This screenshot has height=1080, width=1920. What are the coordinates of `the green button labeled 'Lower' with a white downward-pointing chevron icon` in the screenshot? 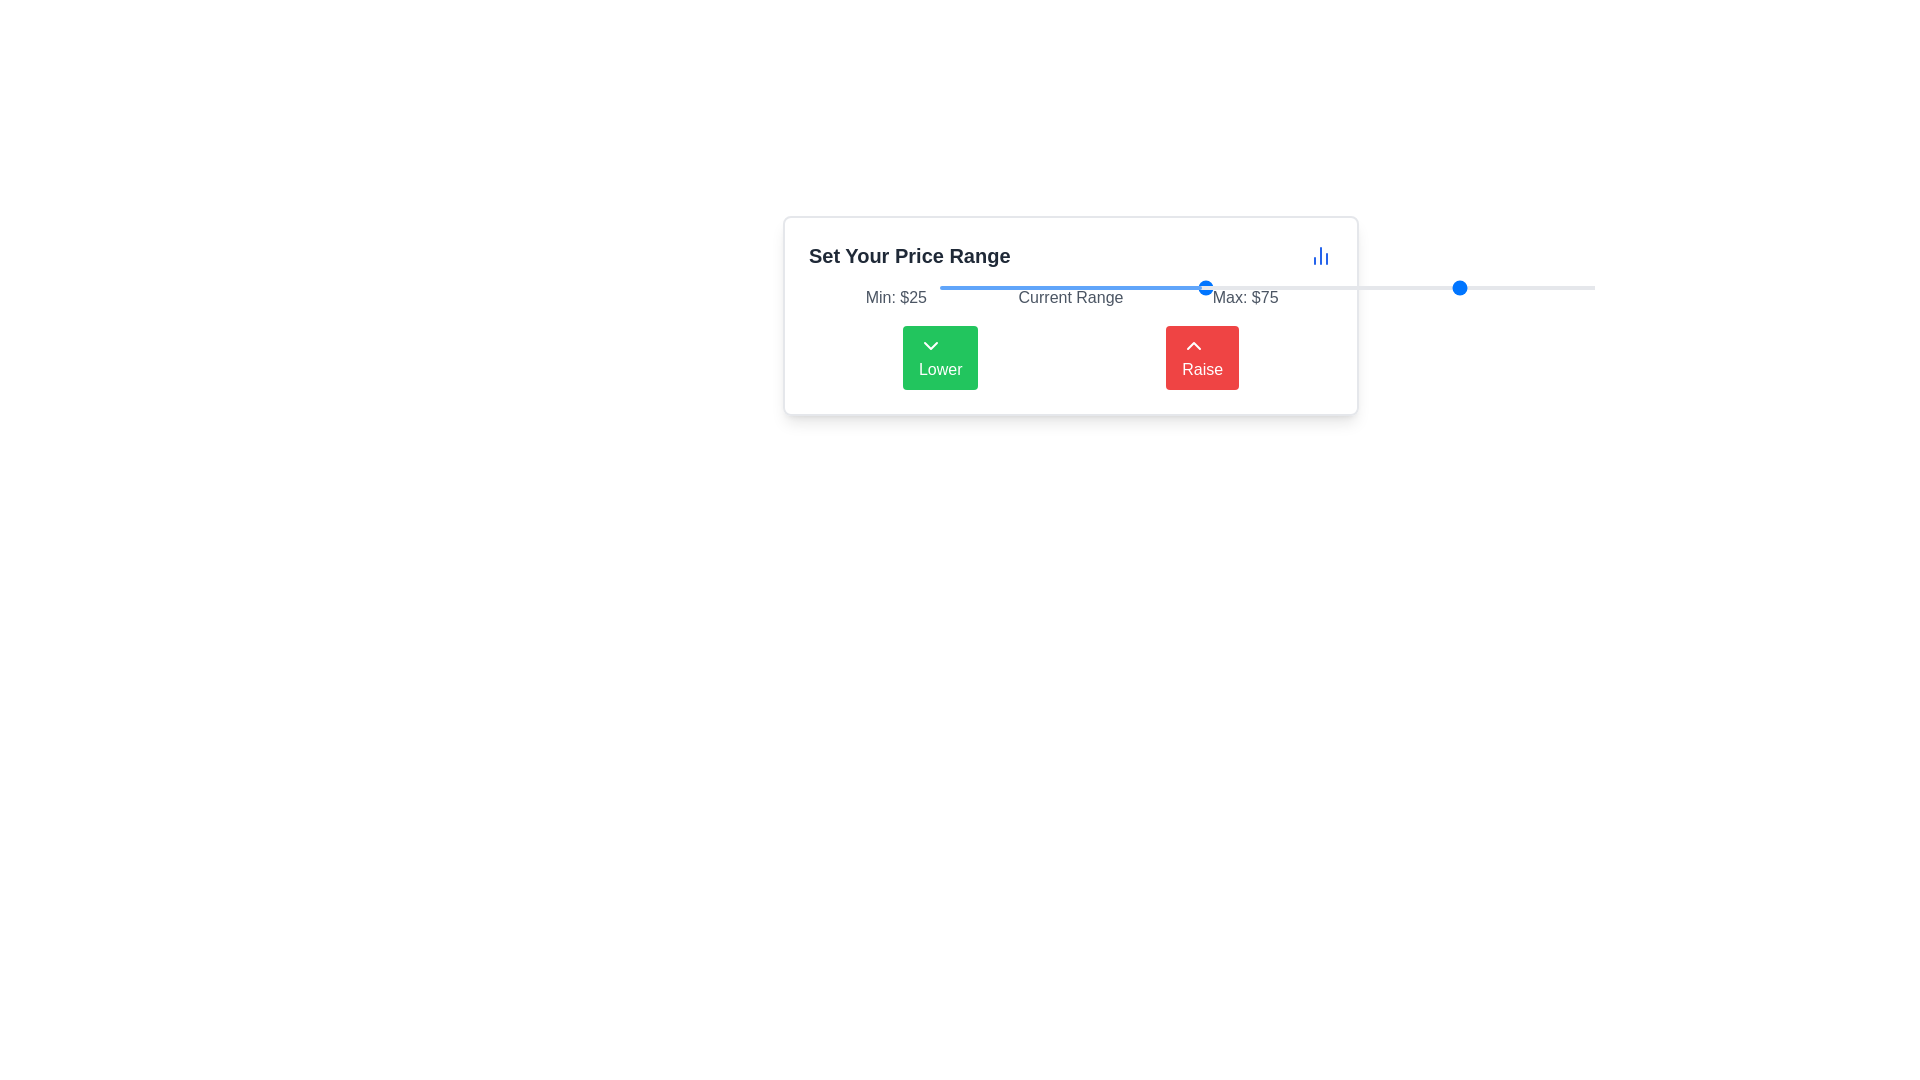 It's located at (939, 357).